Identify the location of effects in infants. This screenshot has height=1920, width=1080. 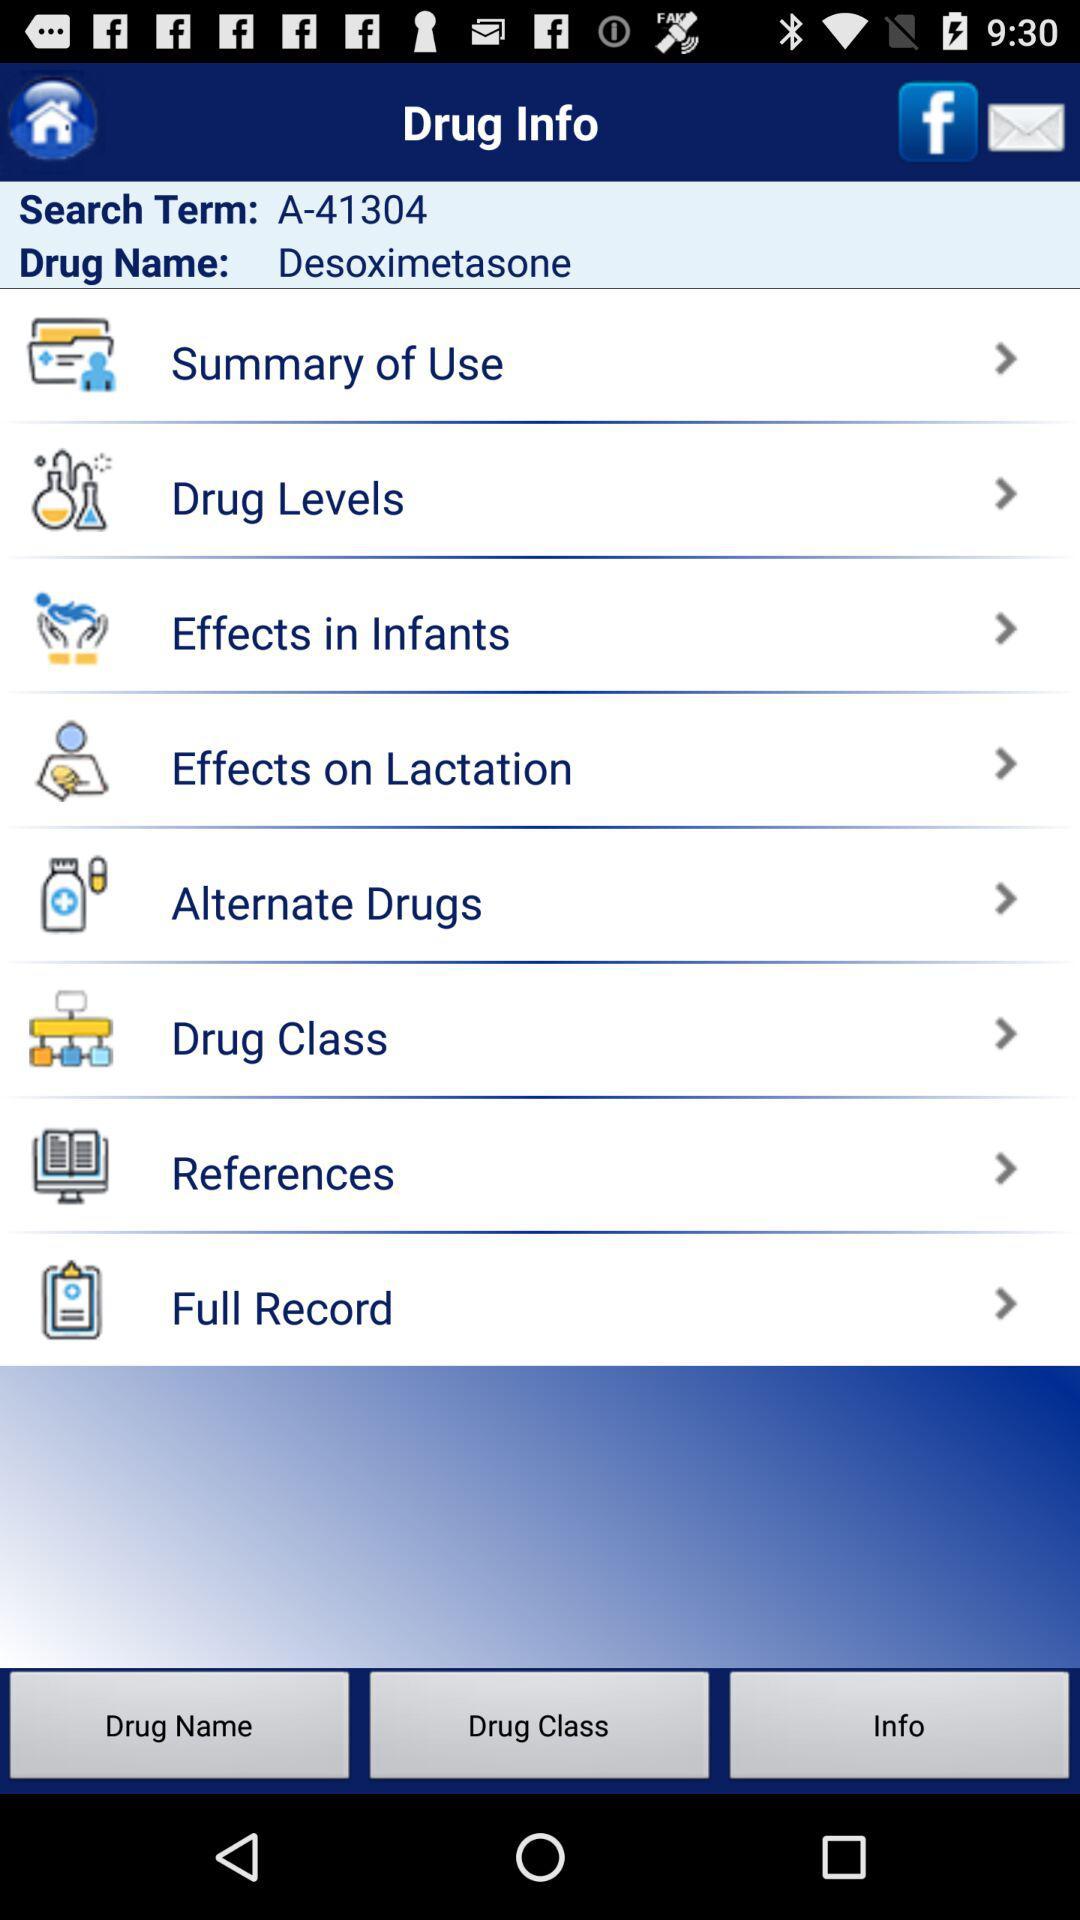
(814, 617).